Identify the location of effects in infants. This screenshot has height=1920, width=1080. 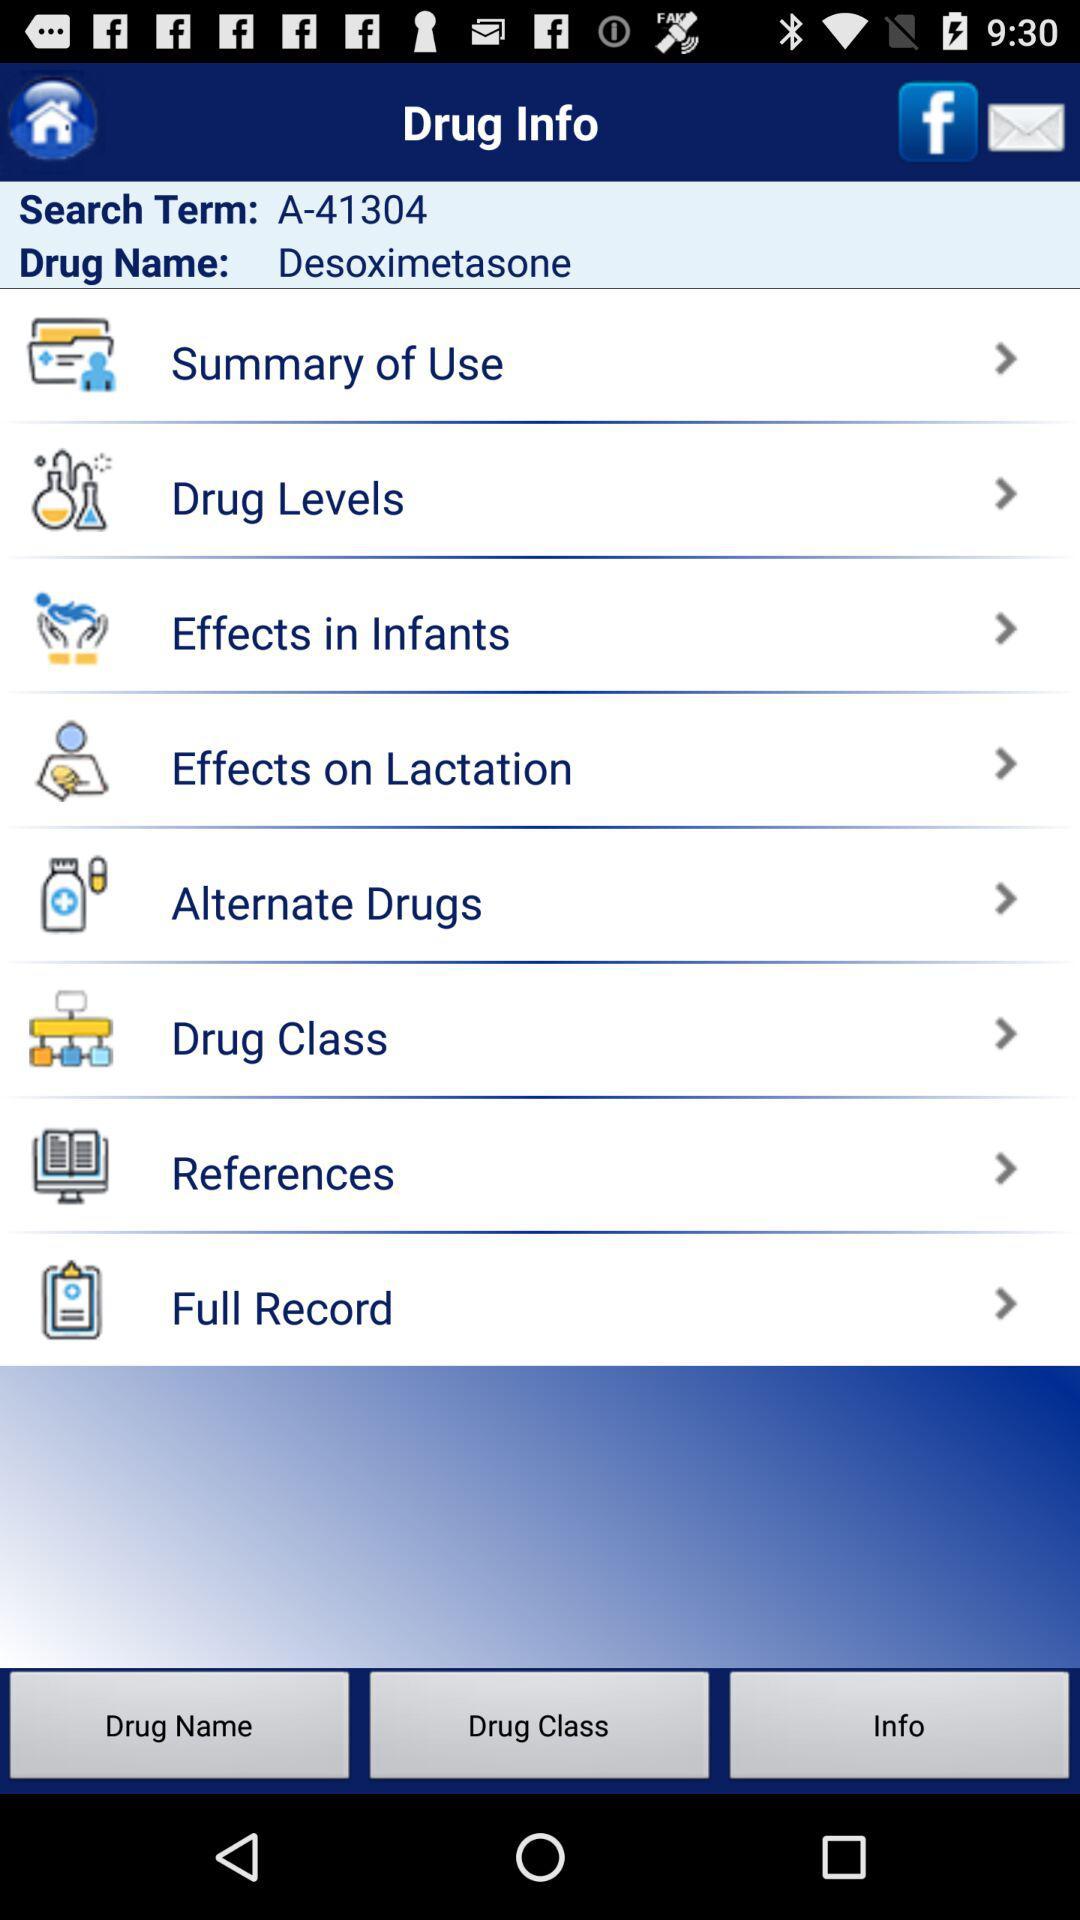
(814, 617).